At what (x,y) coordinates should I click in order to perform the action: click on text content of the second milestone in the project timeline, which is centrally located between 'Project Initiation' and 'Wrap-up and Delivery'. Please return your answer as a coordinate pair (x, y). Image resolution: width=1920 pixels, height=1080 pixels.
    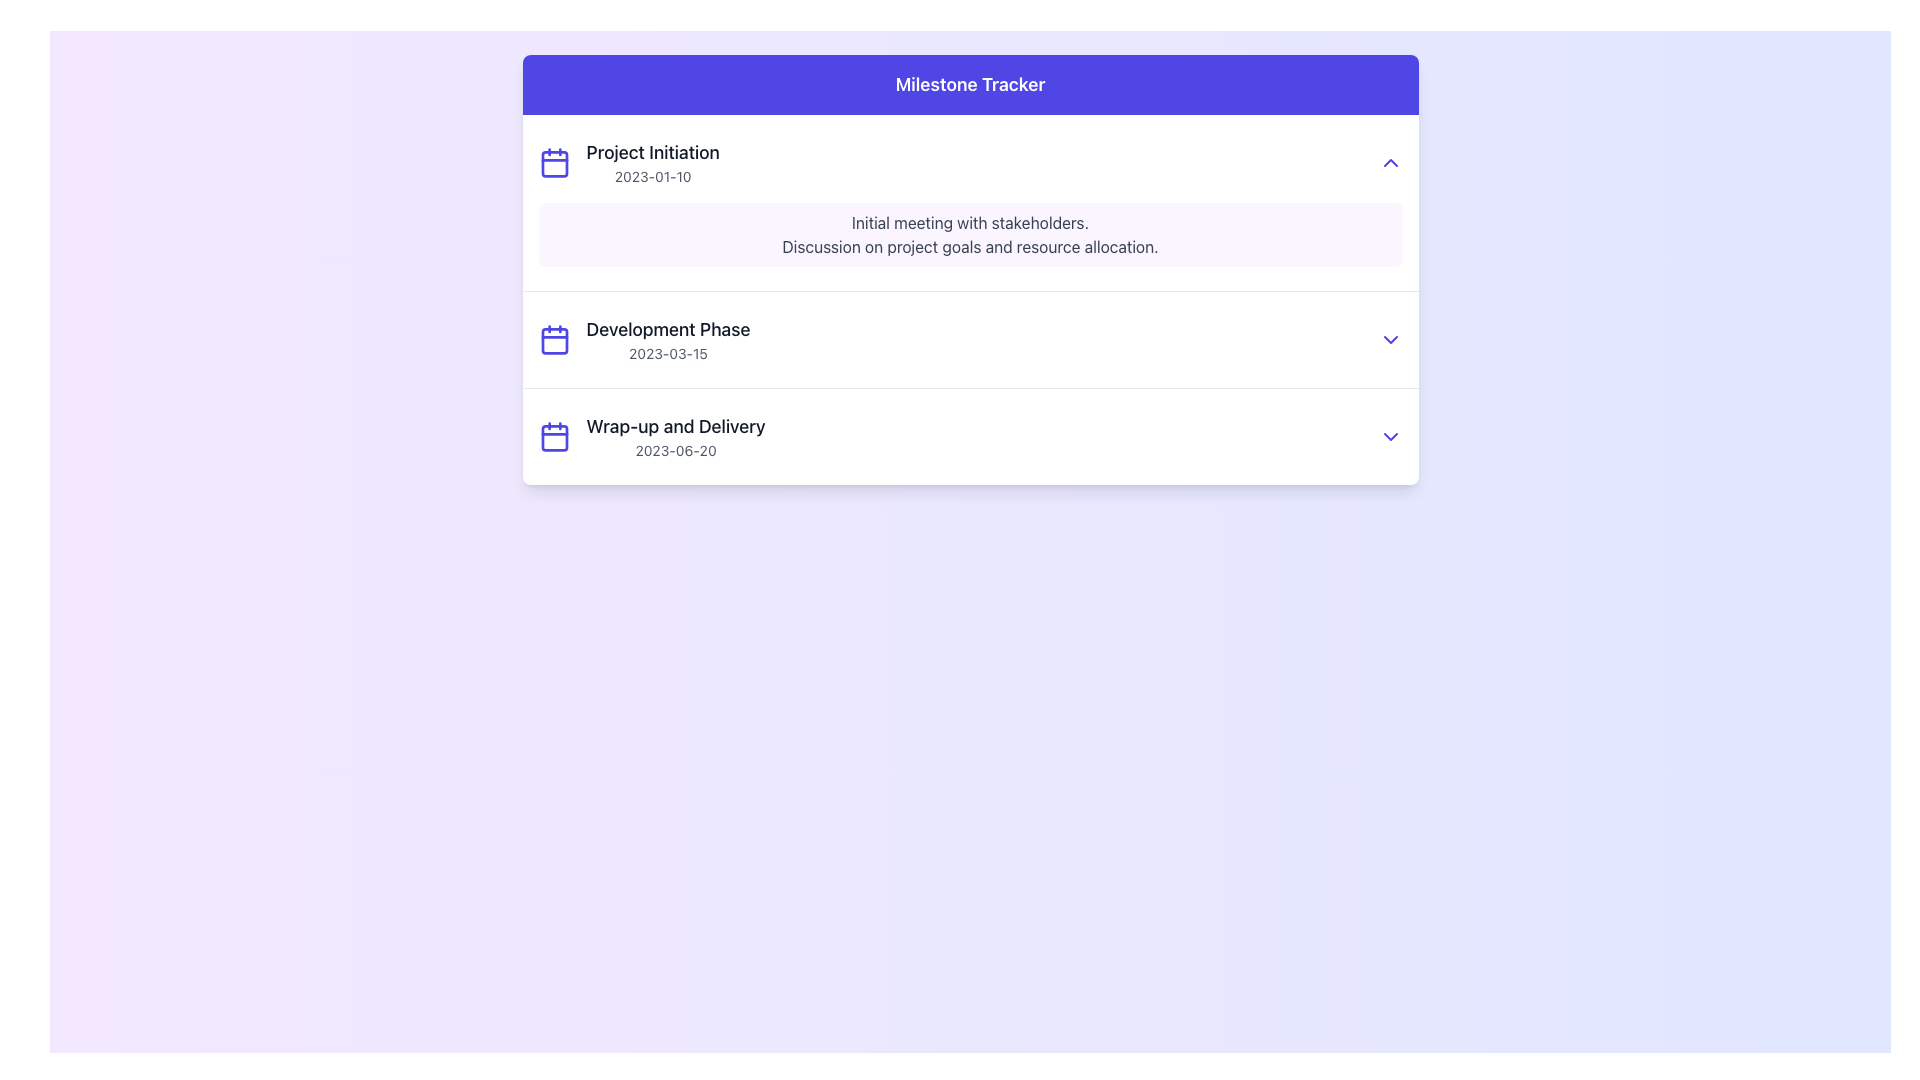
    Looking at the image, I should click on (668, 338).